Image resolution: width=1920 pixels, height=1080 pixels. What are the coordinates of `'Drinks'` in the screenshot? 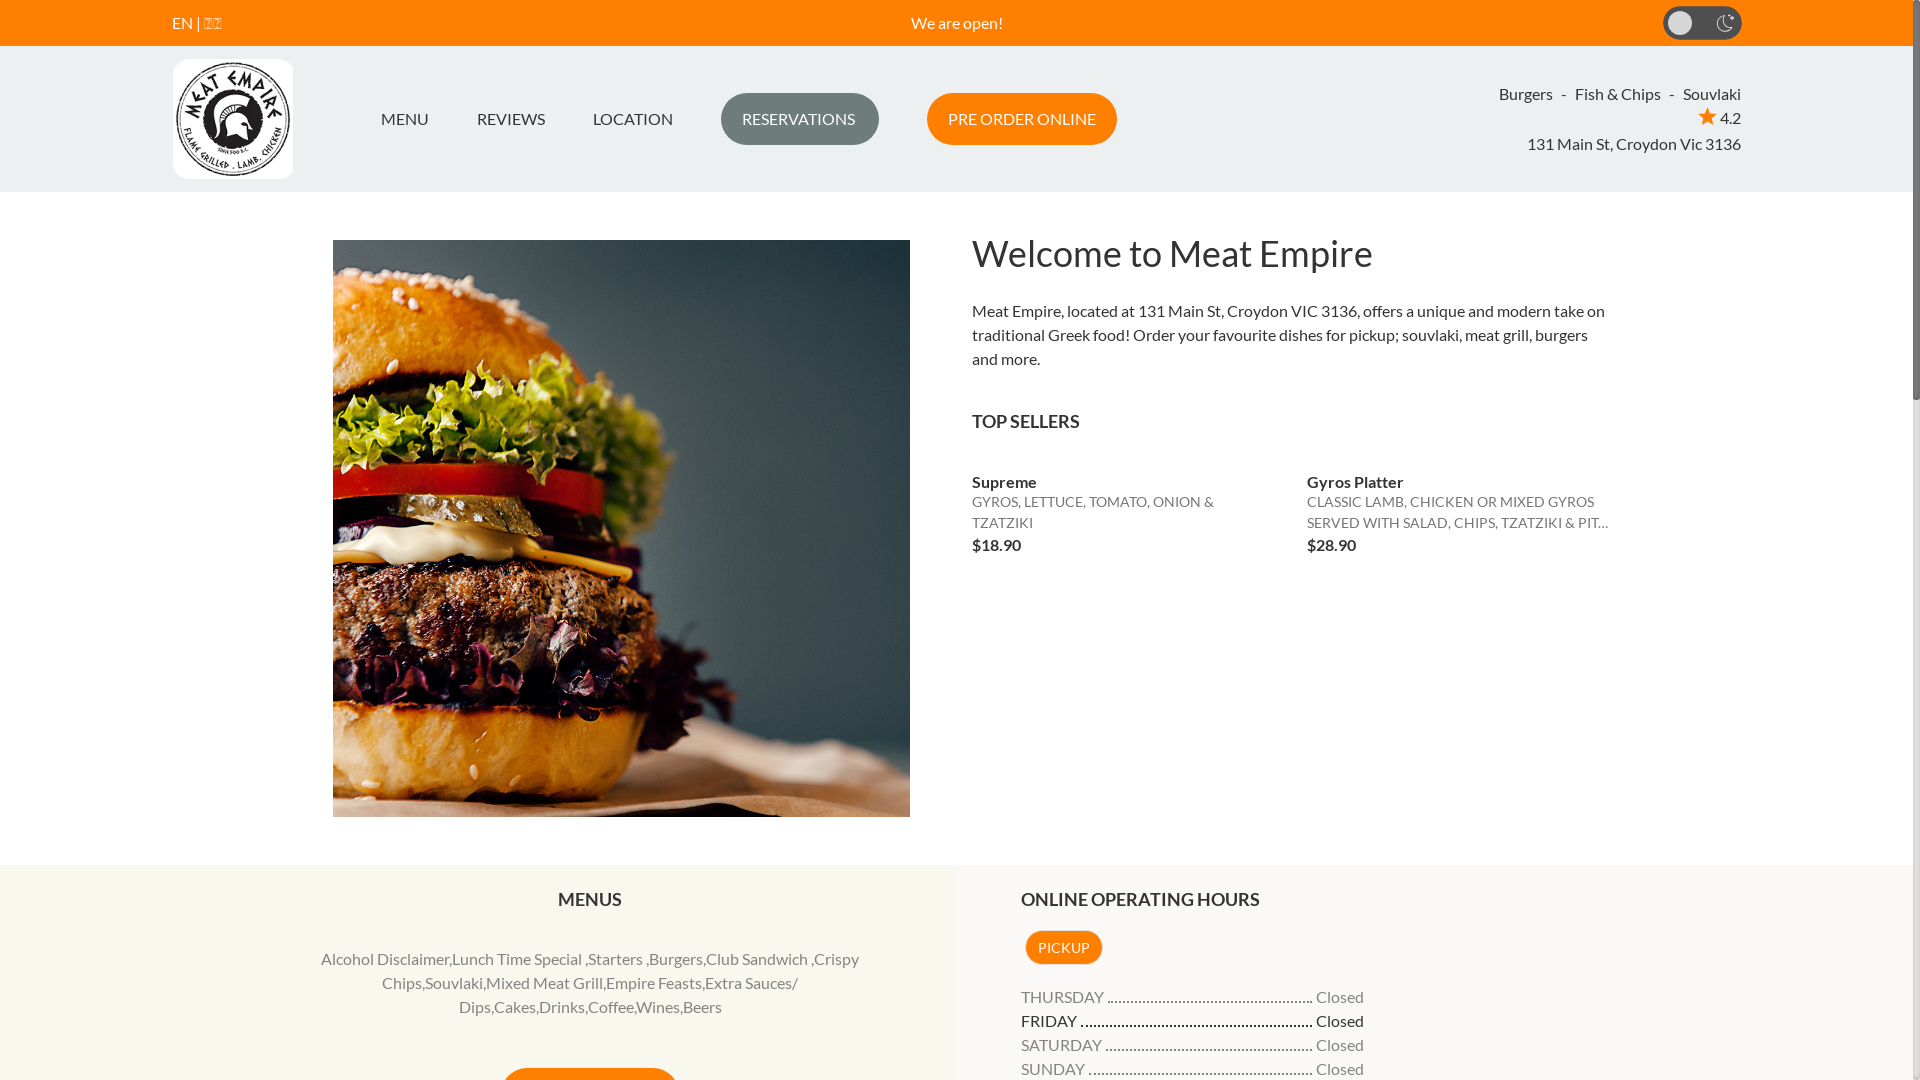 It's located at (538, 1006).